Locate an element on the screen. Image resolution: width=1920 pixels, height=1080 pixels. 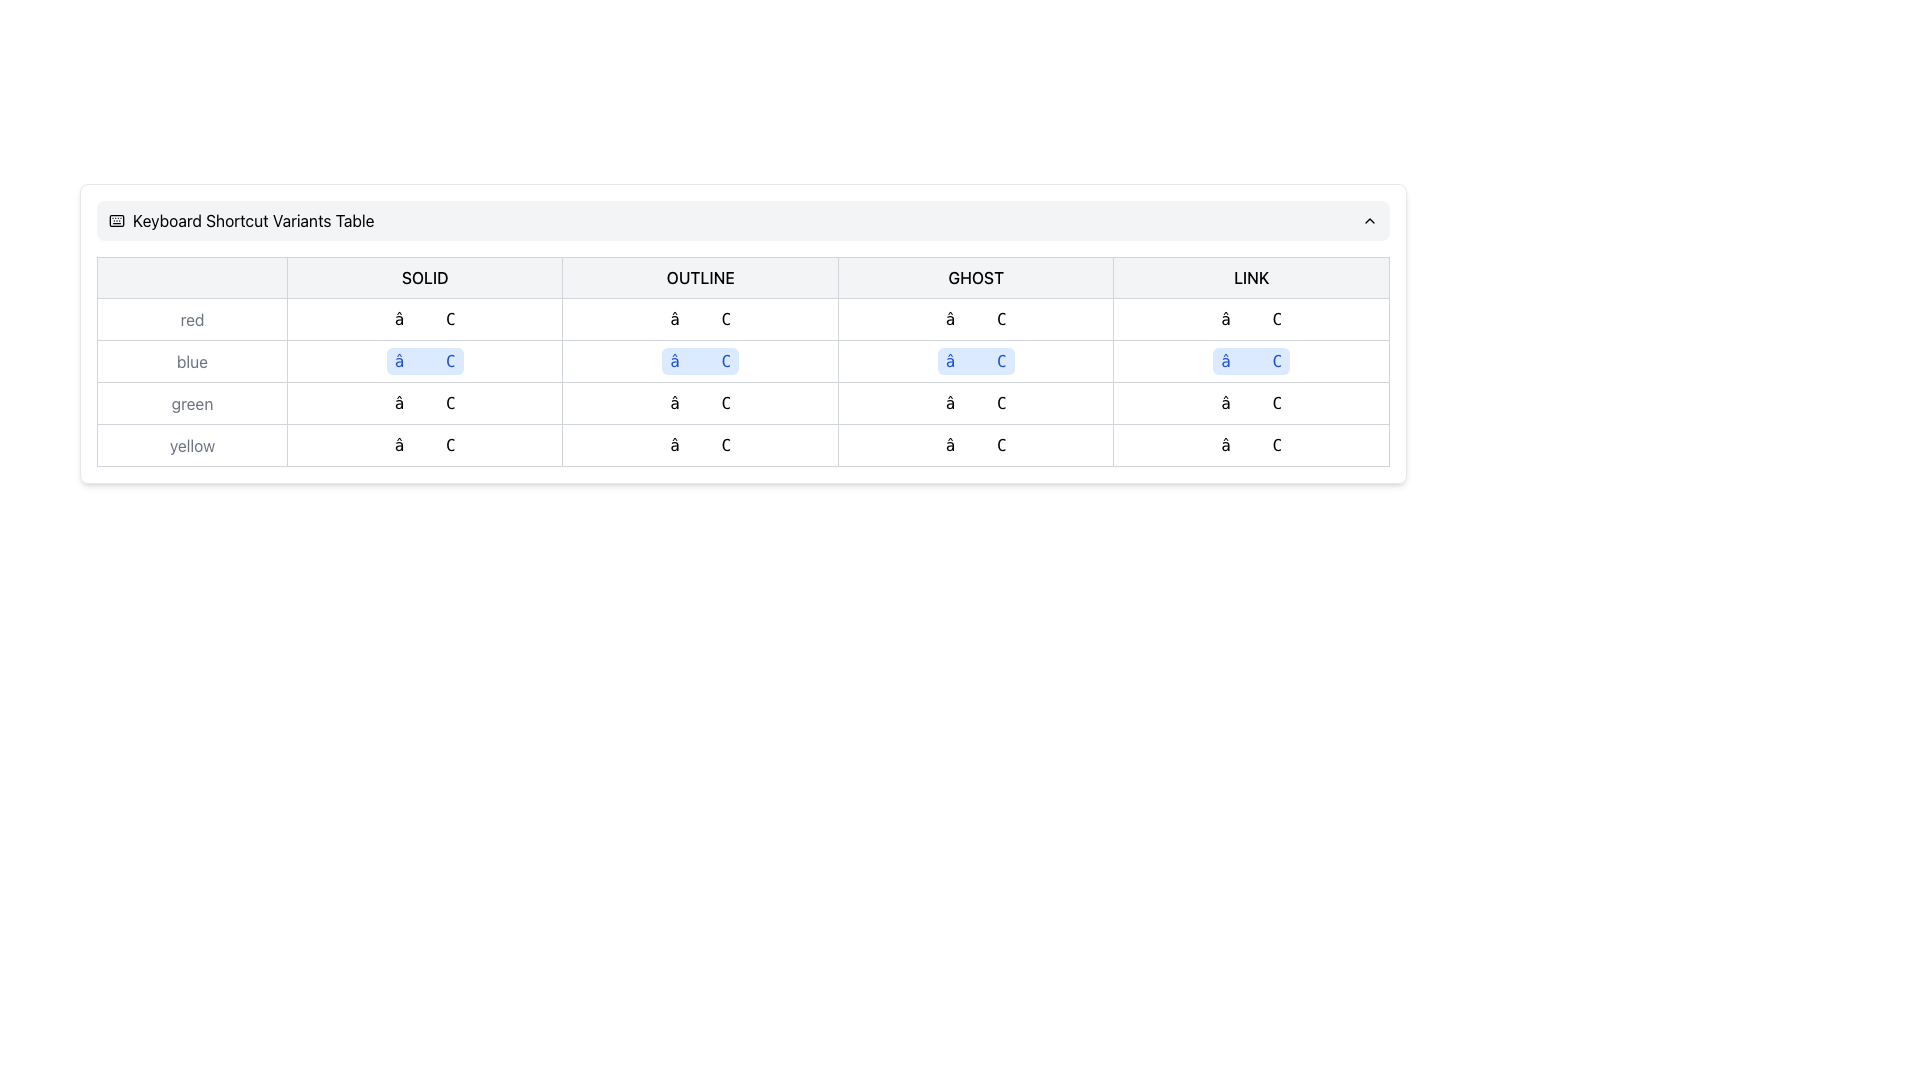
the static button-like label that visually resembles a button and is positioned as the third button from the left in the sequence of 'Solid', 'Outline', 'Ghost', and 'Link' is located at coordinates (976, 277).